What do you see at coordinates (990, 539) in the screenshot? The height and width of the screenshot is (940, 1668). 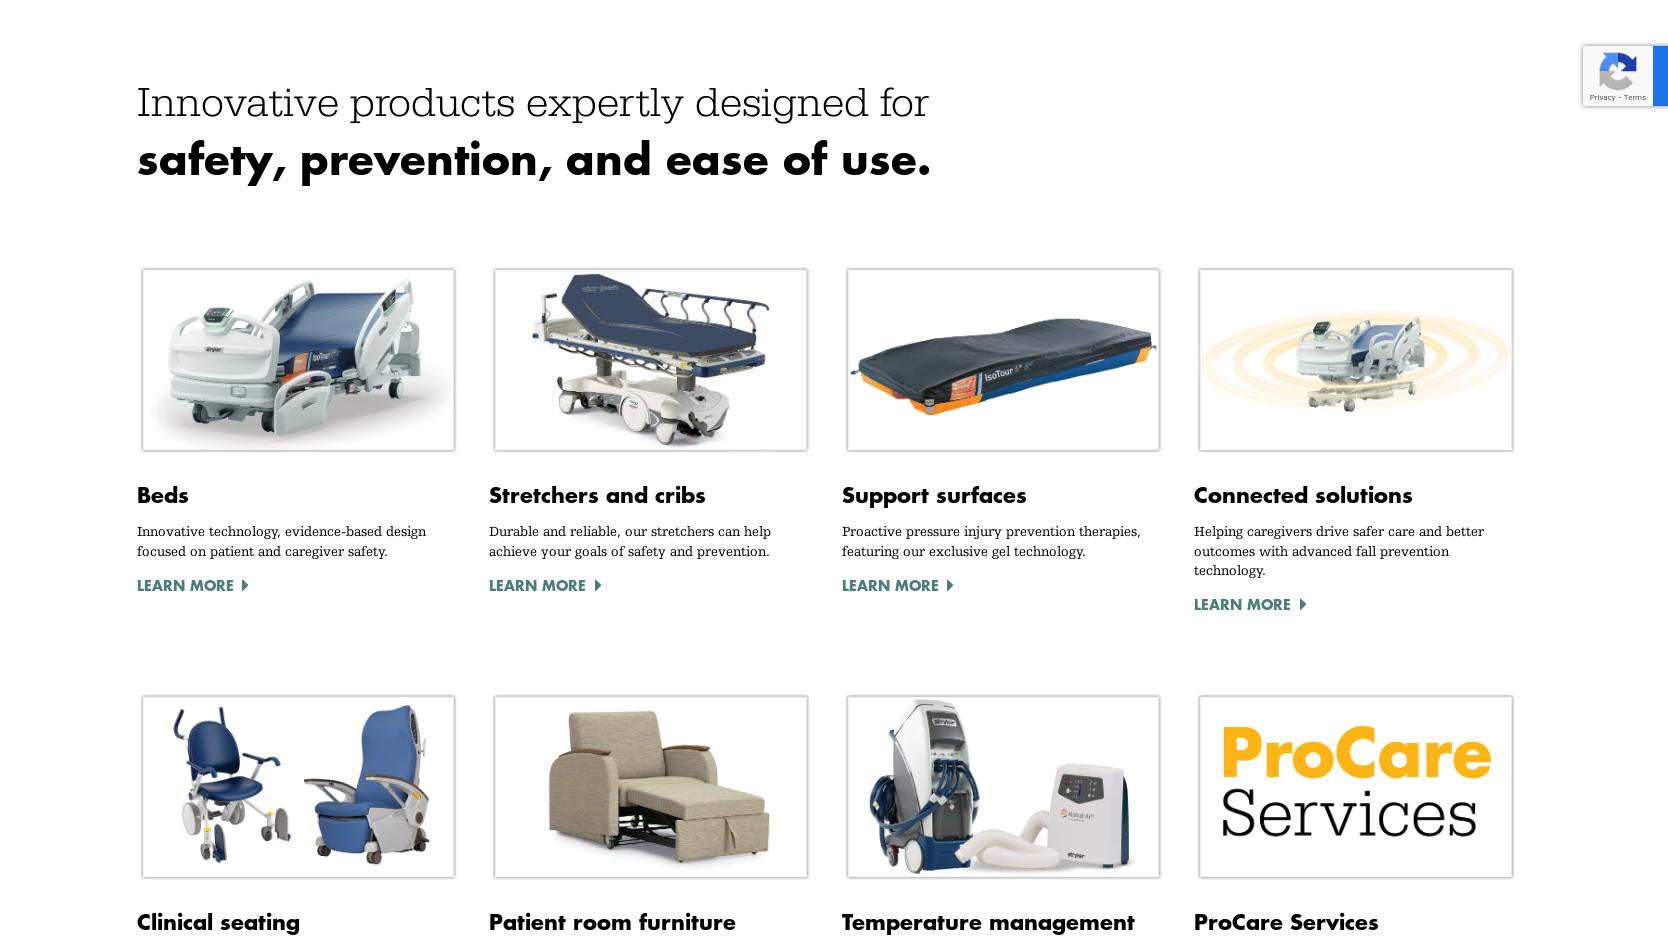 I see `'Proactive pressure injury prevention therapies, featuring our exclusive gel technology.'` at bounding box center [990, 539].